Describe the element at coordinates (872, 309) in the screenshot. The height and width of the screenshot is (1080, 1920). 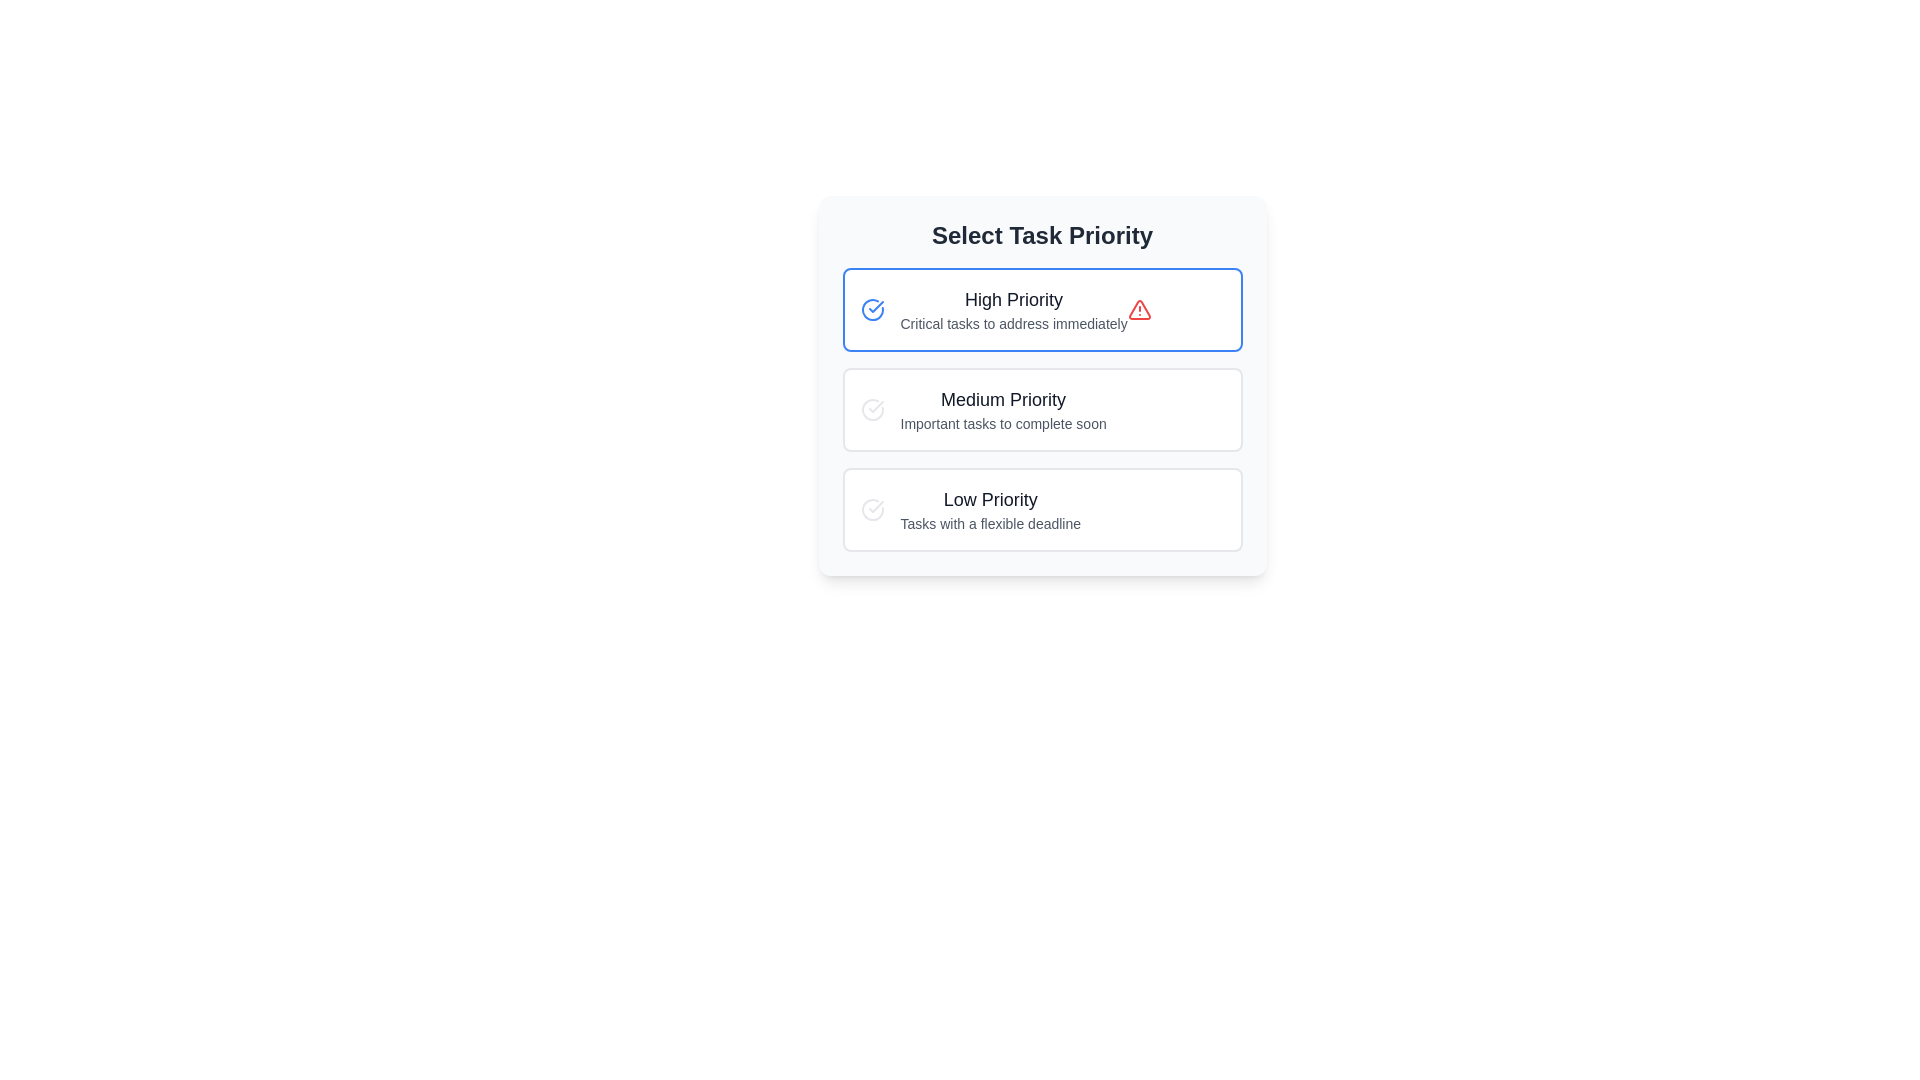
I see `the circular vector graphic icon with a geometric pattern representing a partial curve or arc, located in the topmost 'High Priority' option box within the task selection interface` at that location.